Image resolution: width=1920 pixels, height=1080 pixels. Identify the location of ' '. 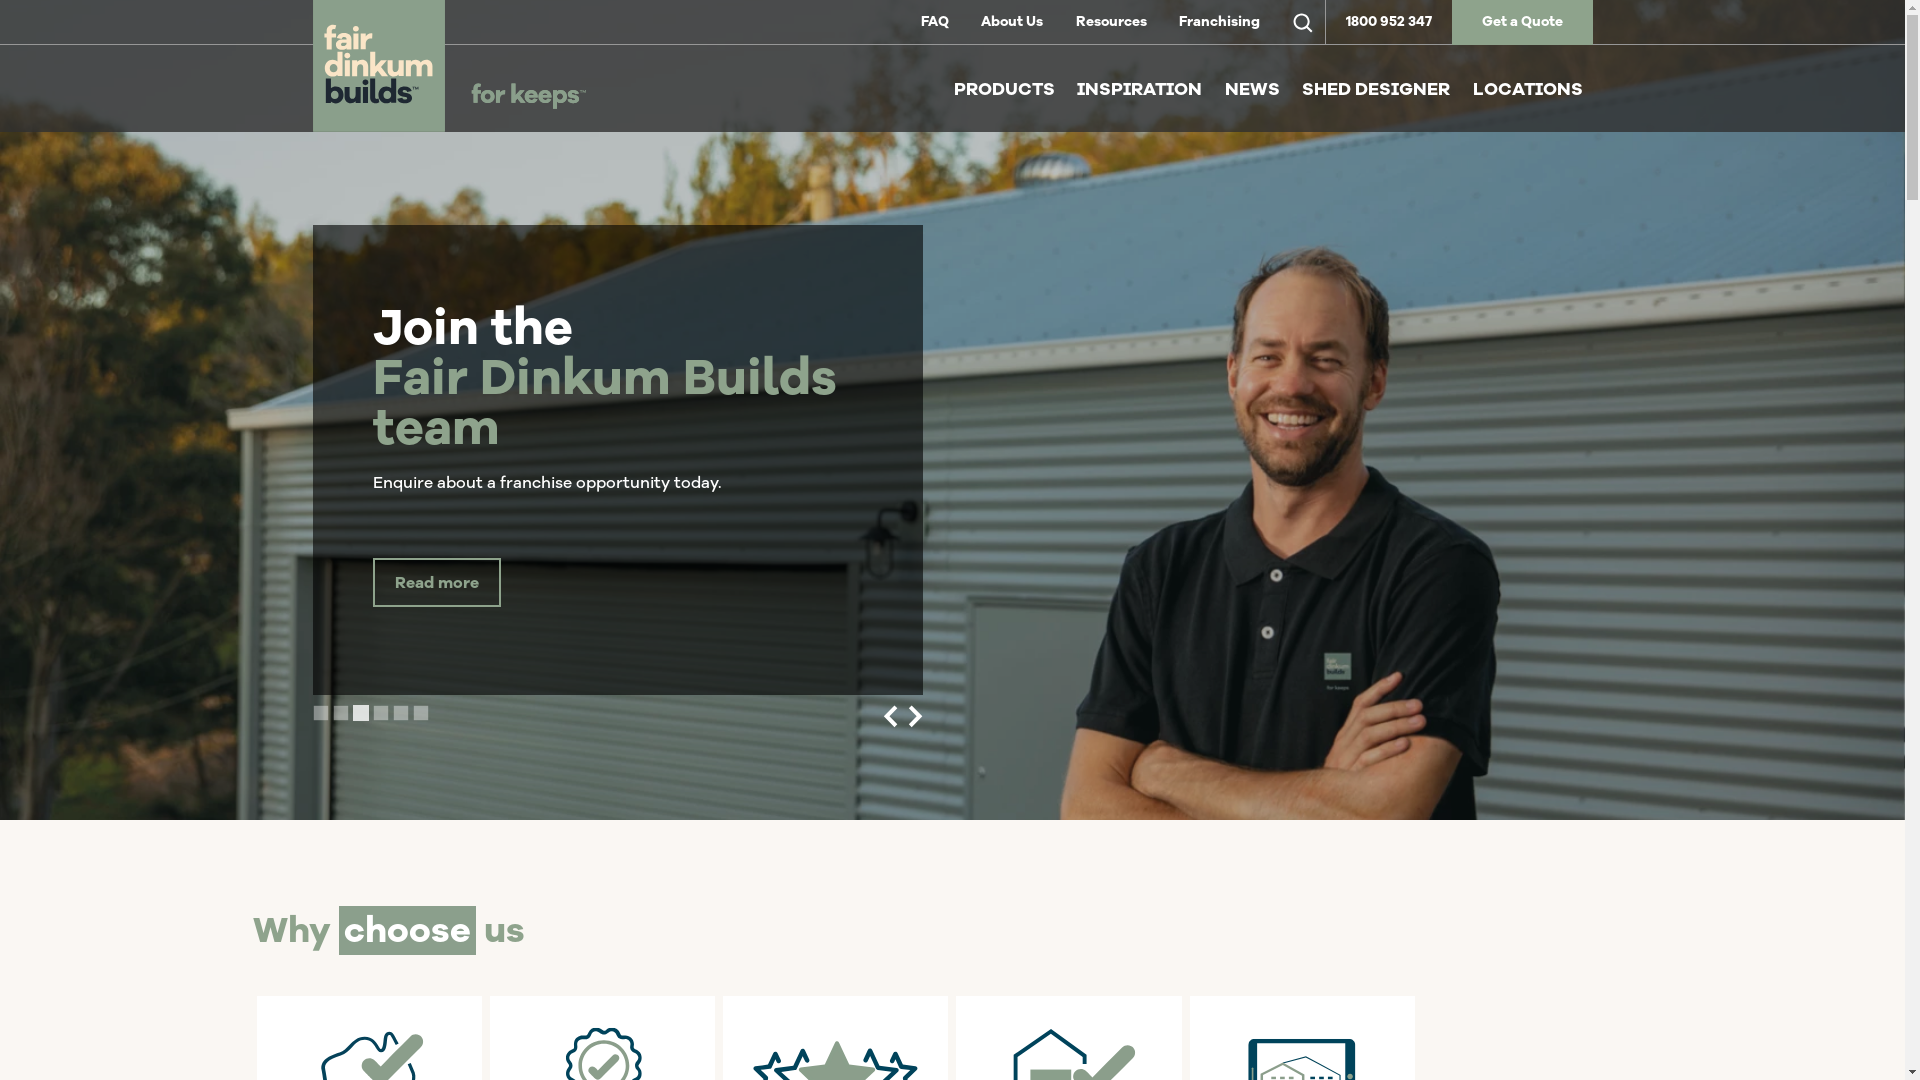
(1301, 22).